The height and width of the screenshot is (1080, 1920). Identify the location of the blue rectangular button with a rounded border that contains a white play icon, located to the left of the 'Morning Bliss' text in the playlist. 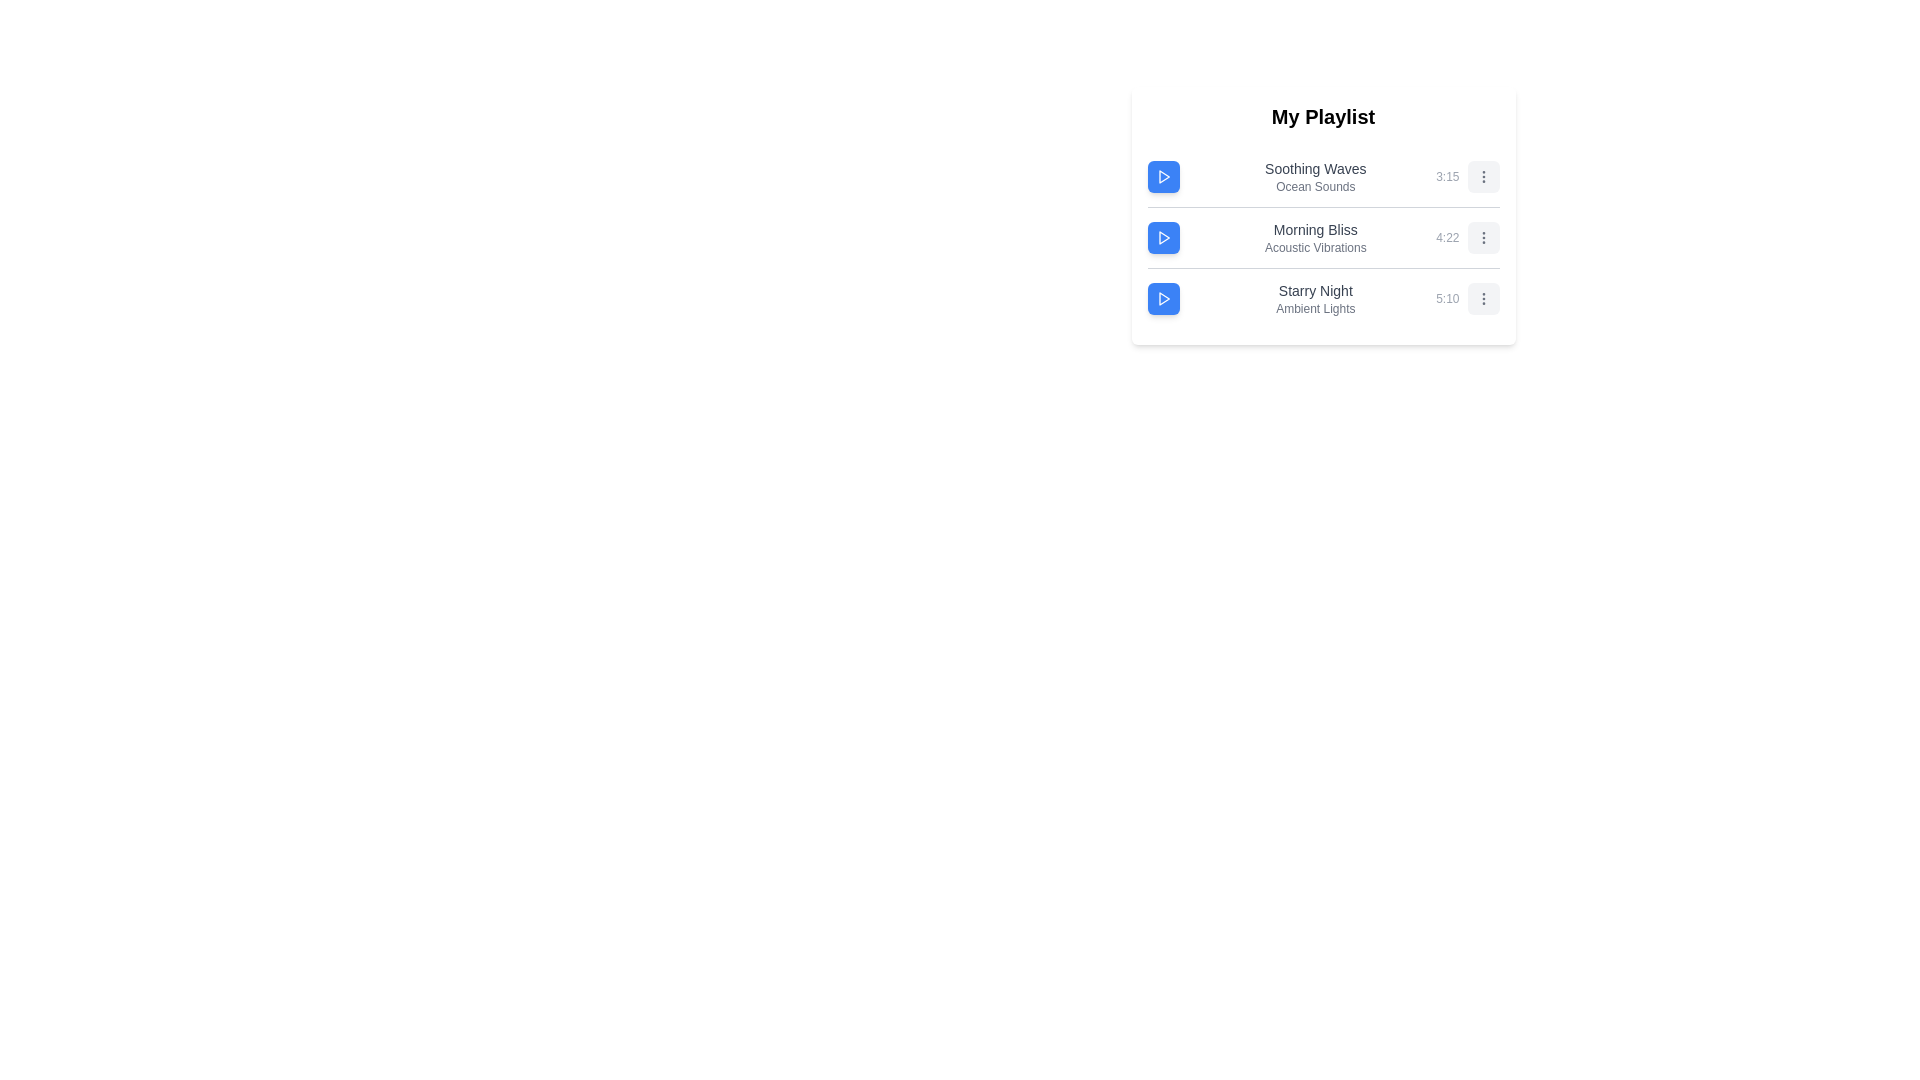
(1163, 237).